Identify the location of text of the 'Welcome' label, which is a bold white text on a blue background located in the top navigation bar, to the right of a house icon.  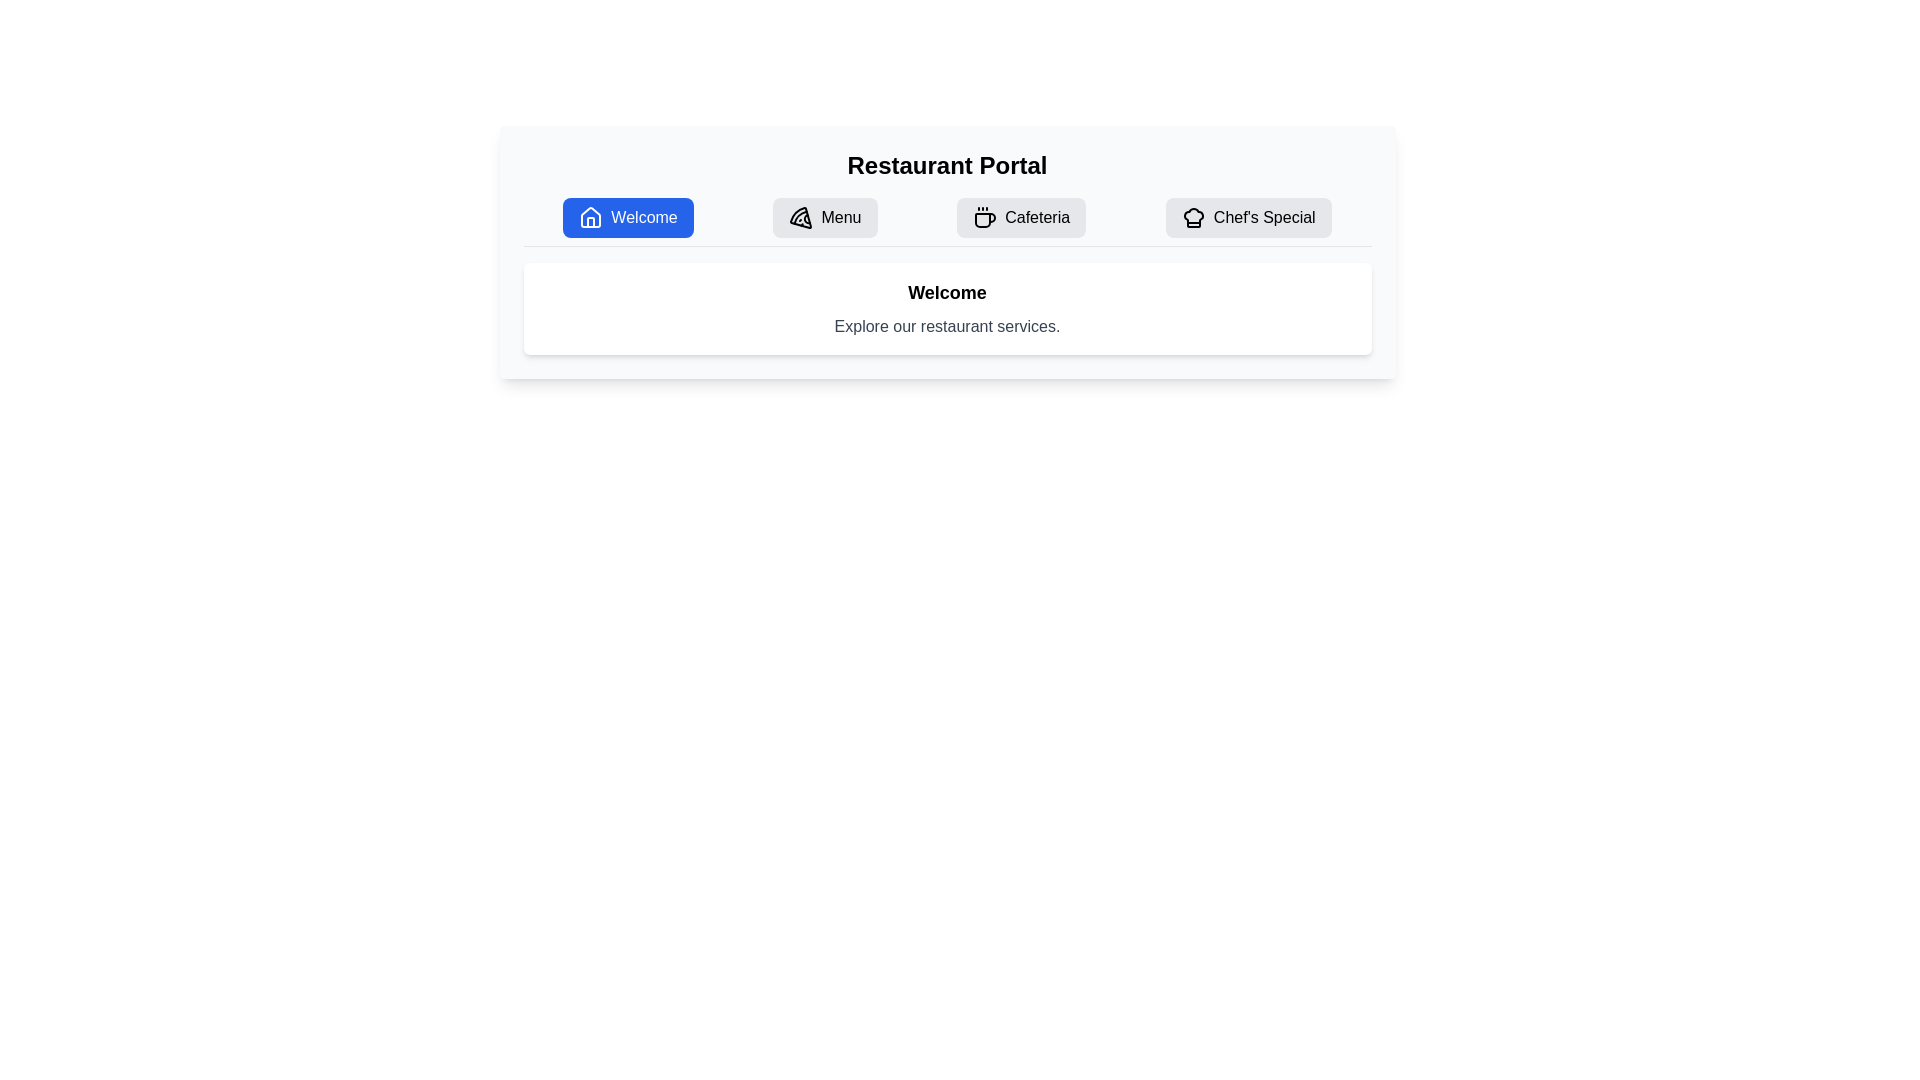
(644, 218).